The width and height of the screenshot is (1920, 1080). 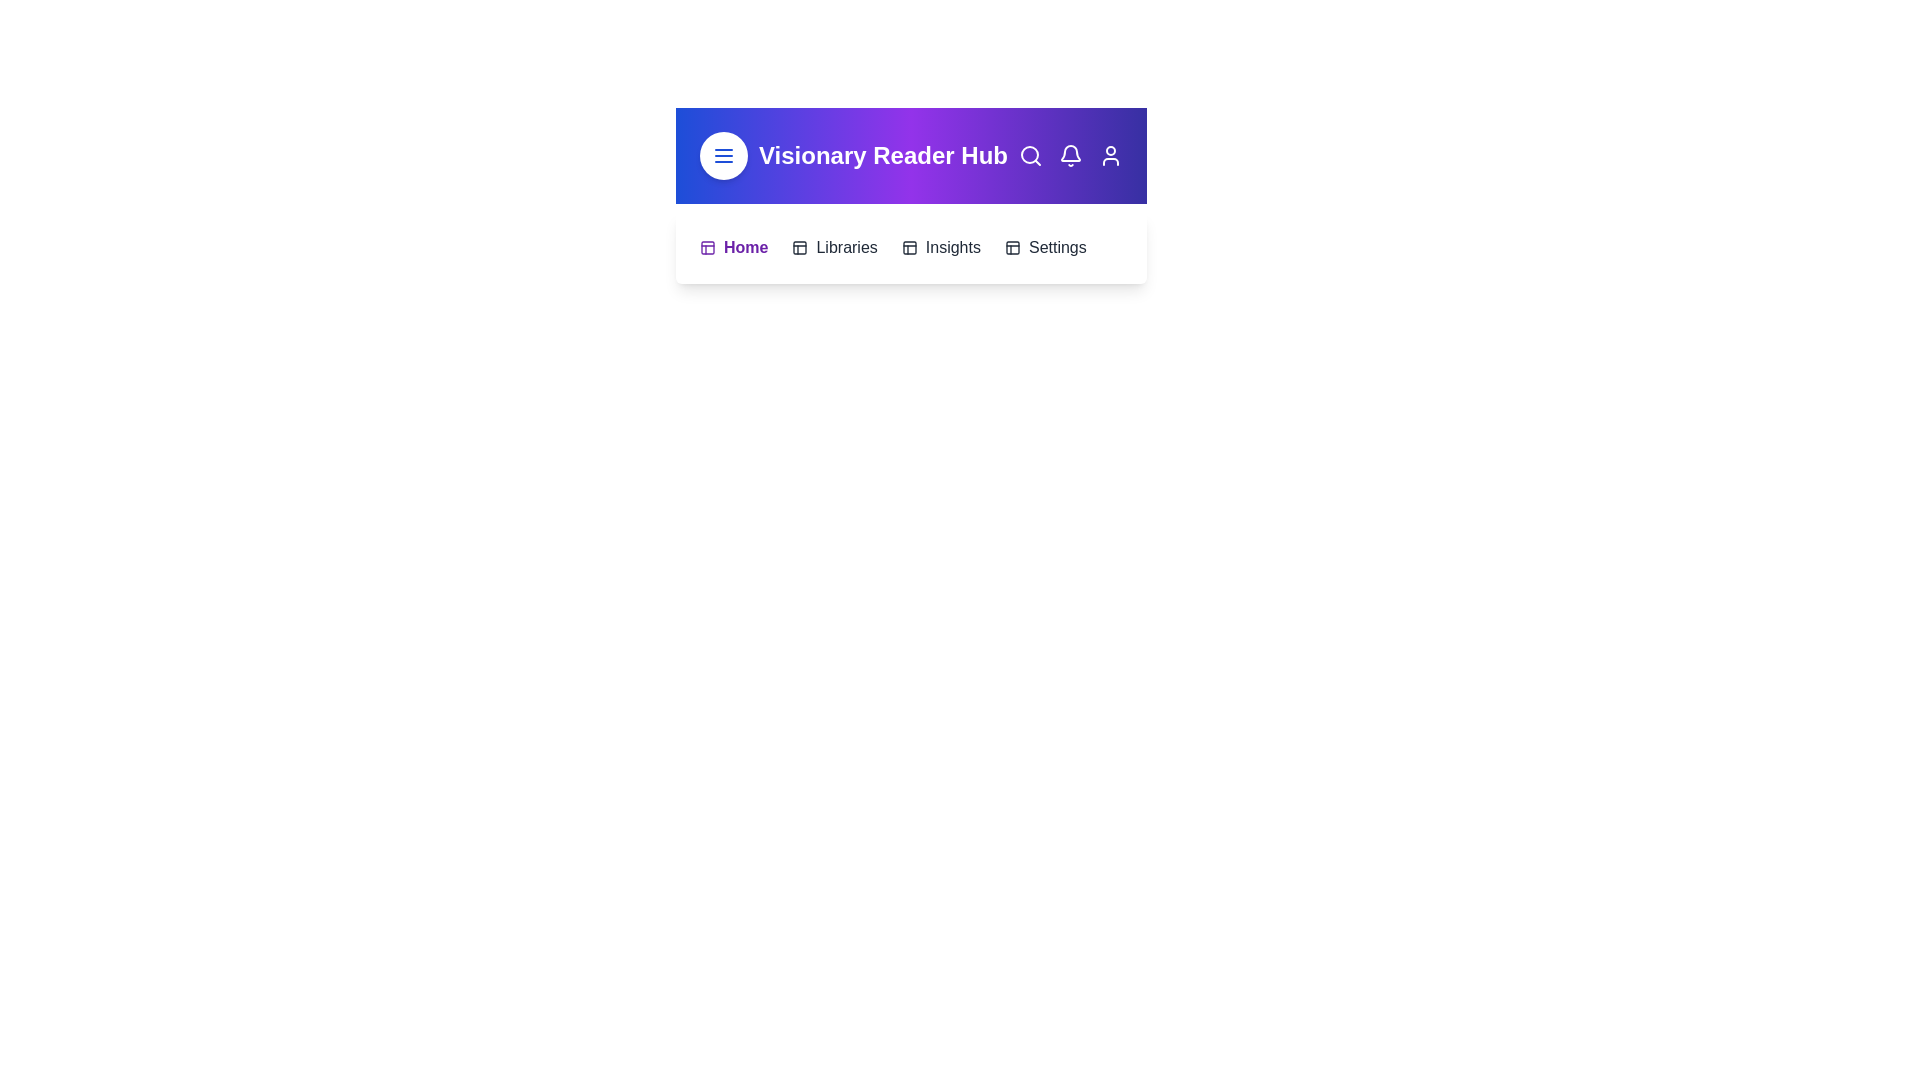 What do you see at coordinates (1109, 154) in the screenshot?
I see `the user_profile icon in the header` at bounding box center [1109, 154].